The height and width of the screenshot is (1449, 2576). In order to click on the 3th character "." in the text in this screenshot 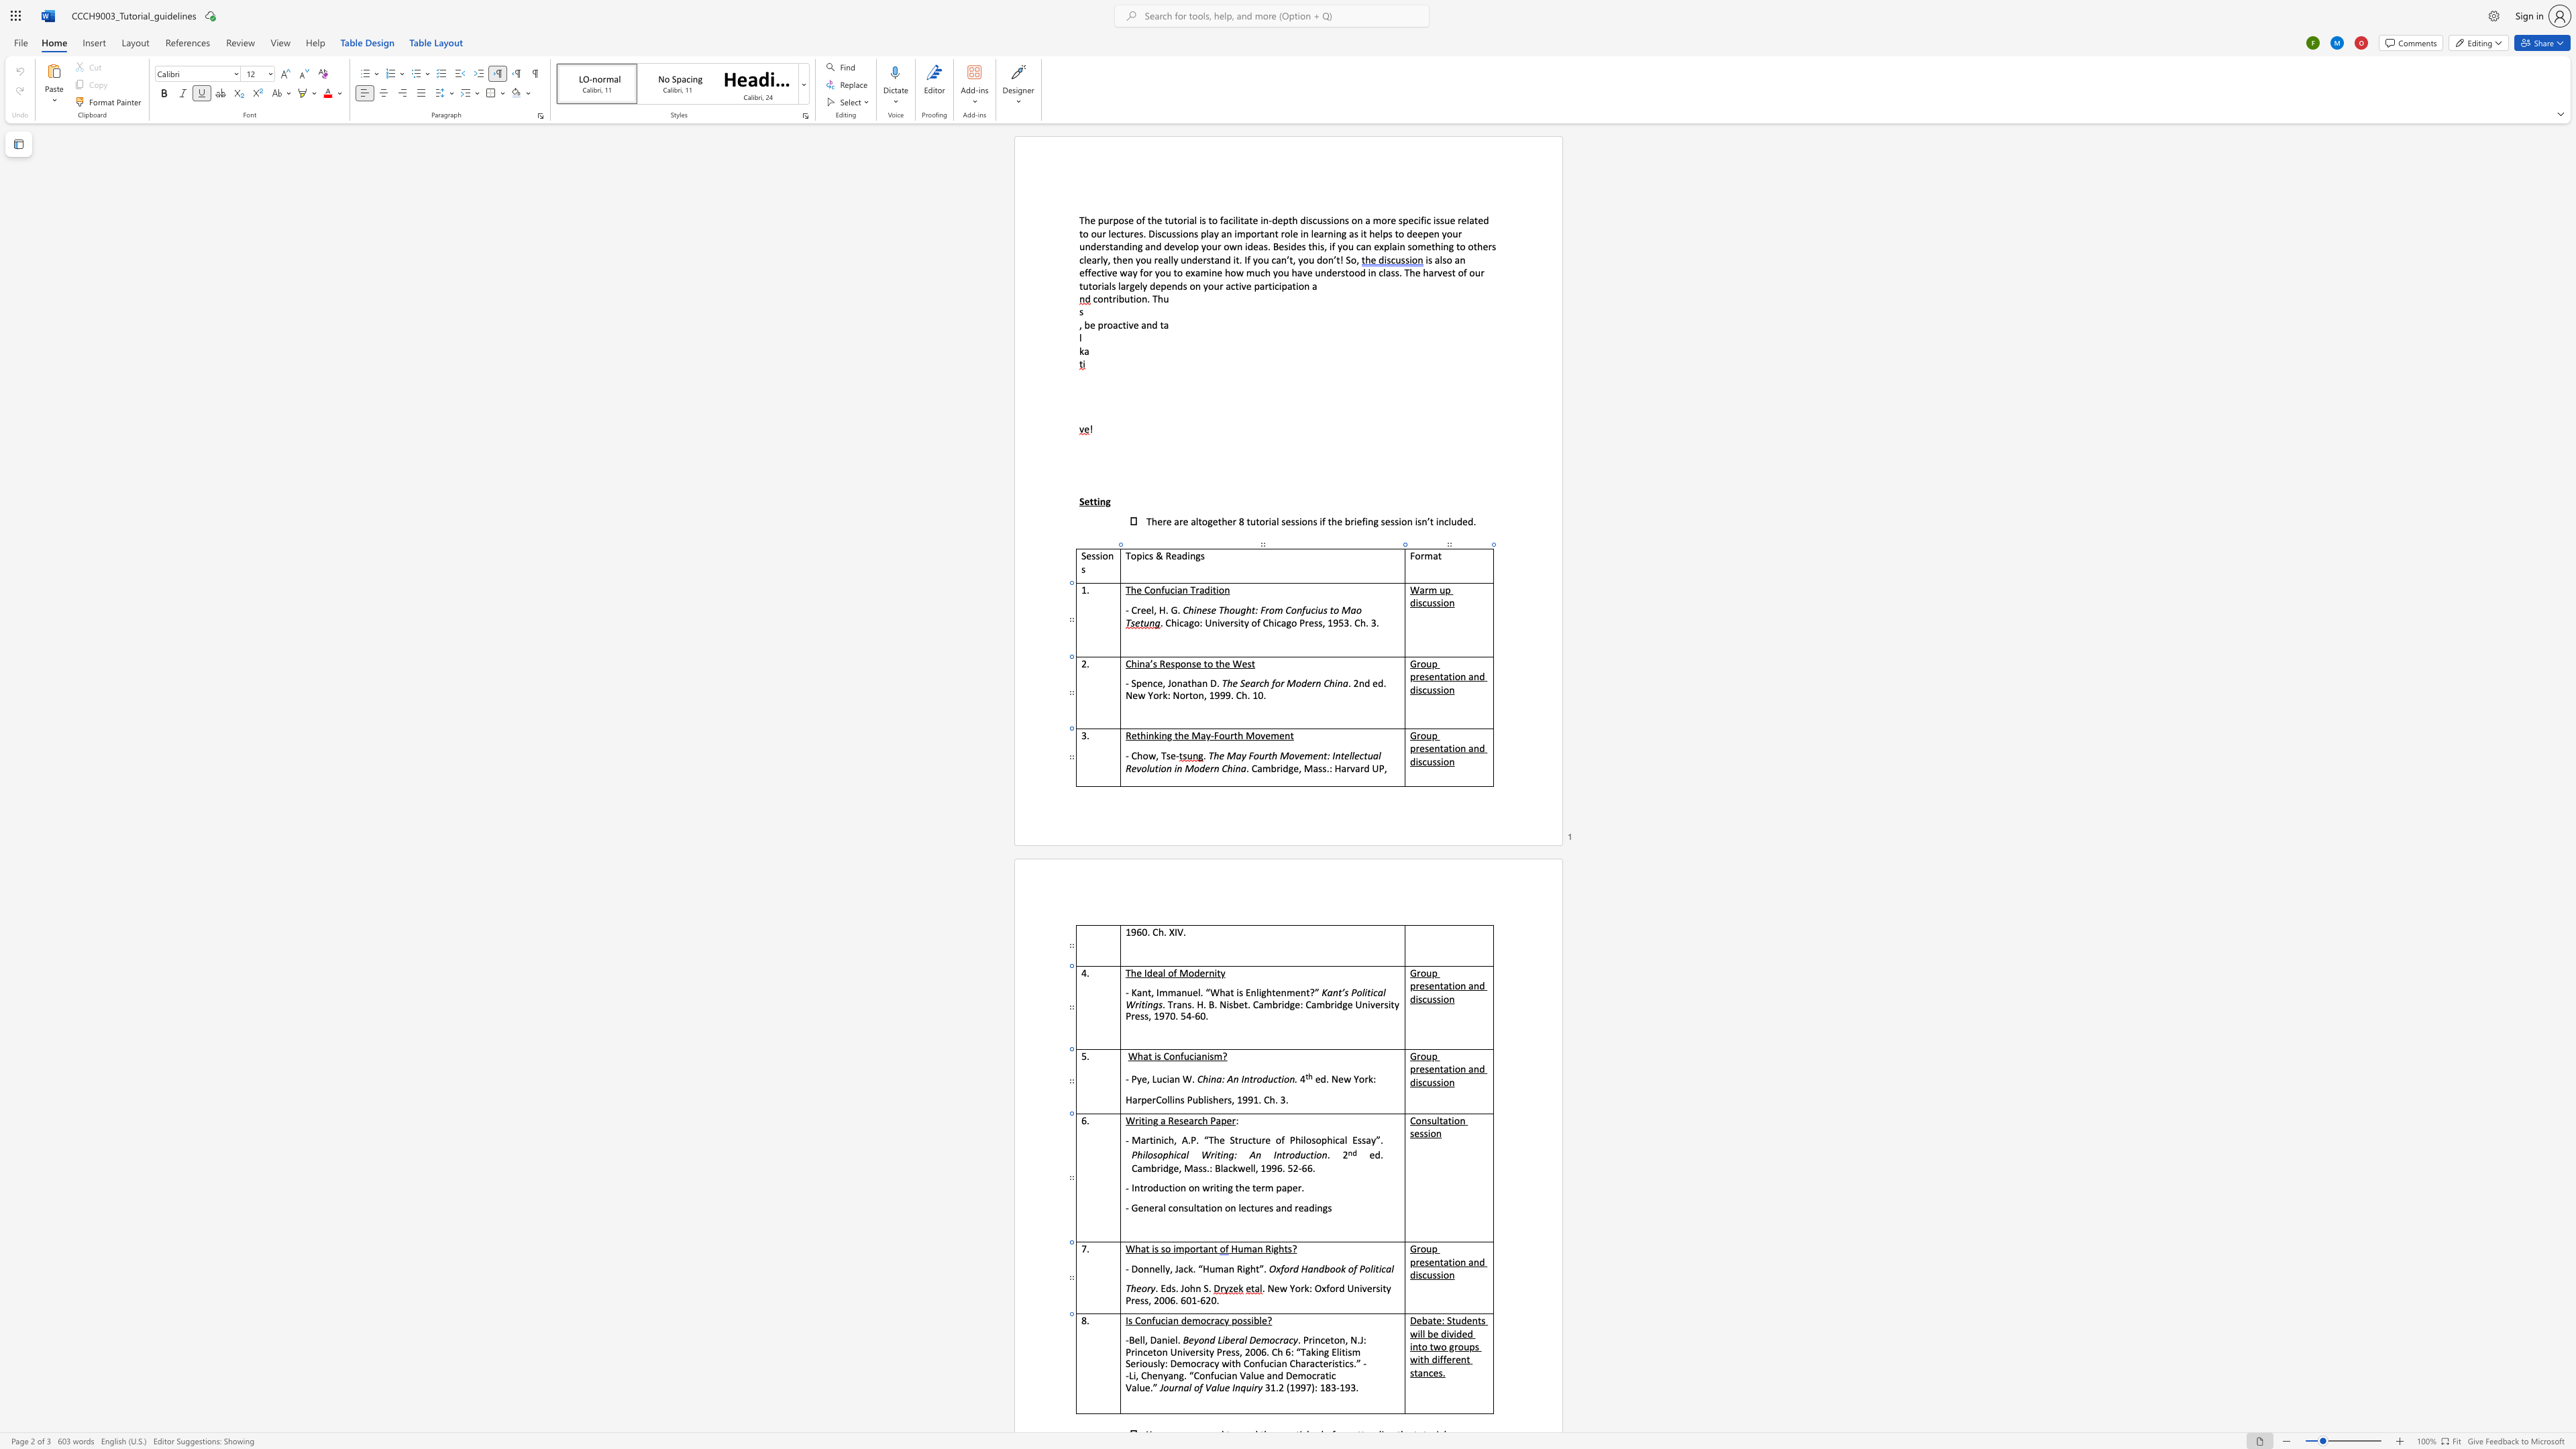, I will do `click(1210, 1287)`.